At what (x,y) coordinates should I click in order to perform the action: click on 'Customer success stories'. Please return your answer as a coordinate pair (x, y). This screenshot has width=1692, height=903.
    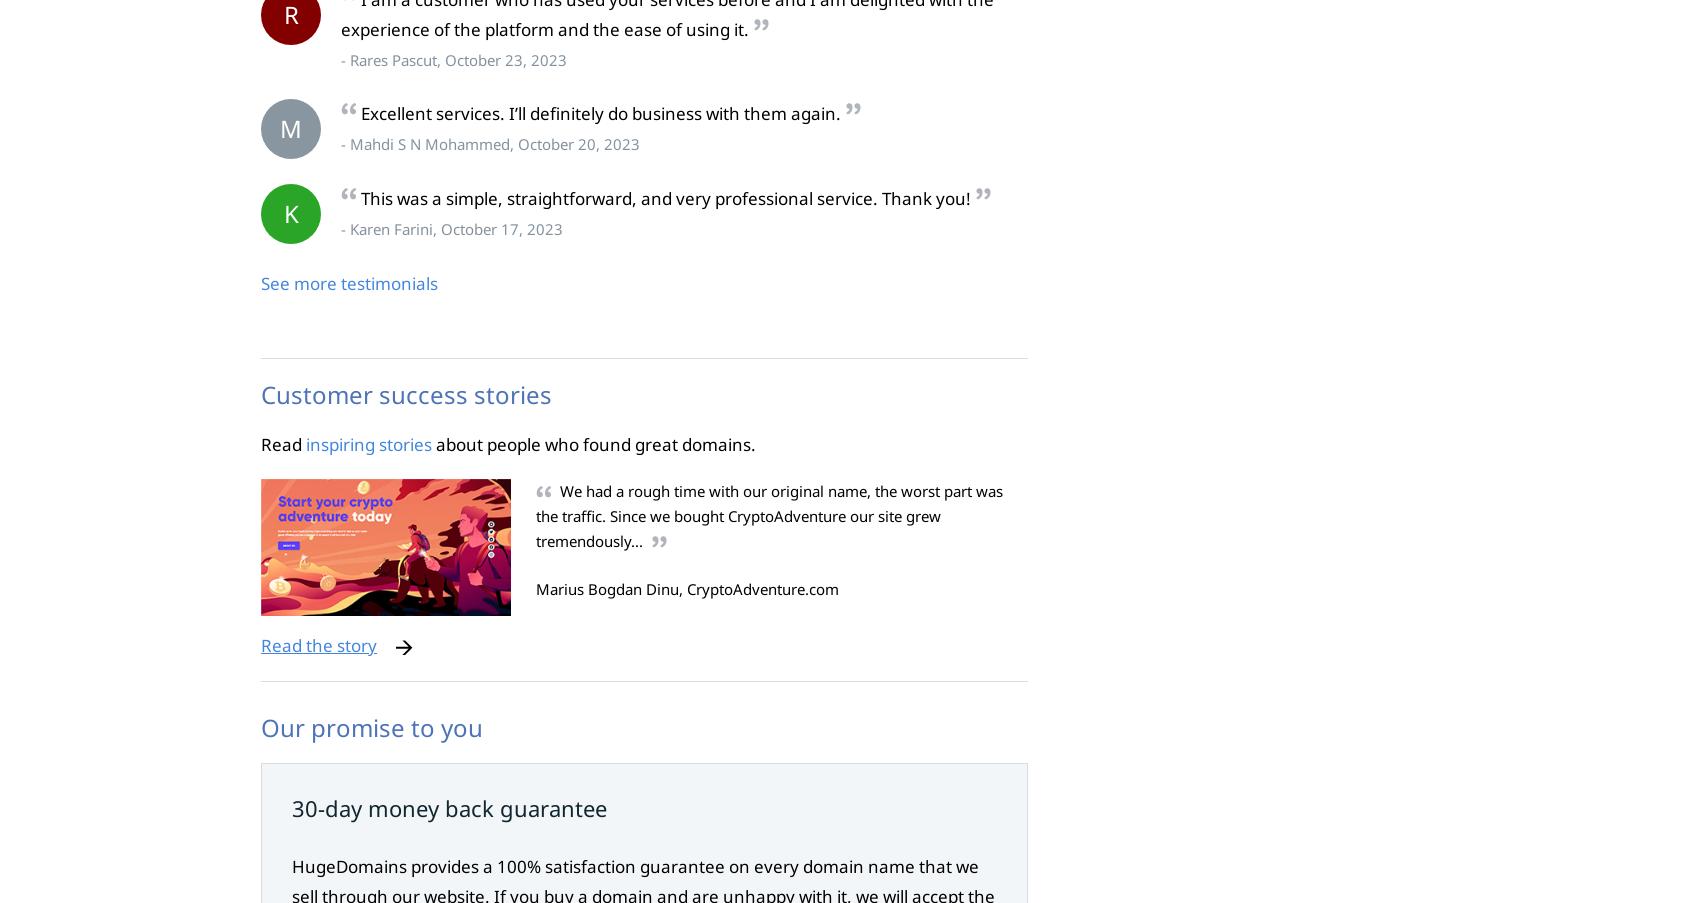
    Looking at the image, I should click on (406, 392).